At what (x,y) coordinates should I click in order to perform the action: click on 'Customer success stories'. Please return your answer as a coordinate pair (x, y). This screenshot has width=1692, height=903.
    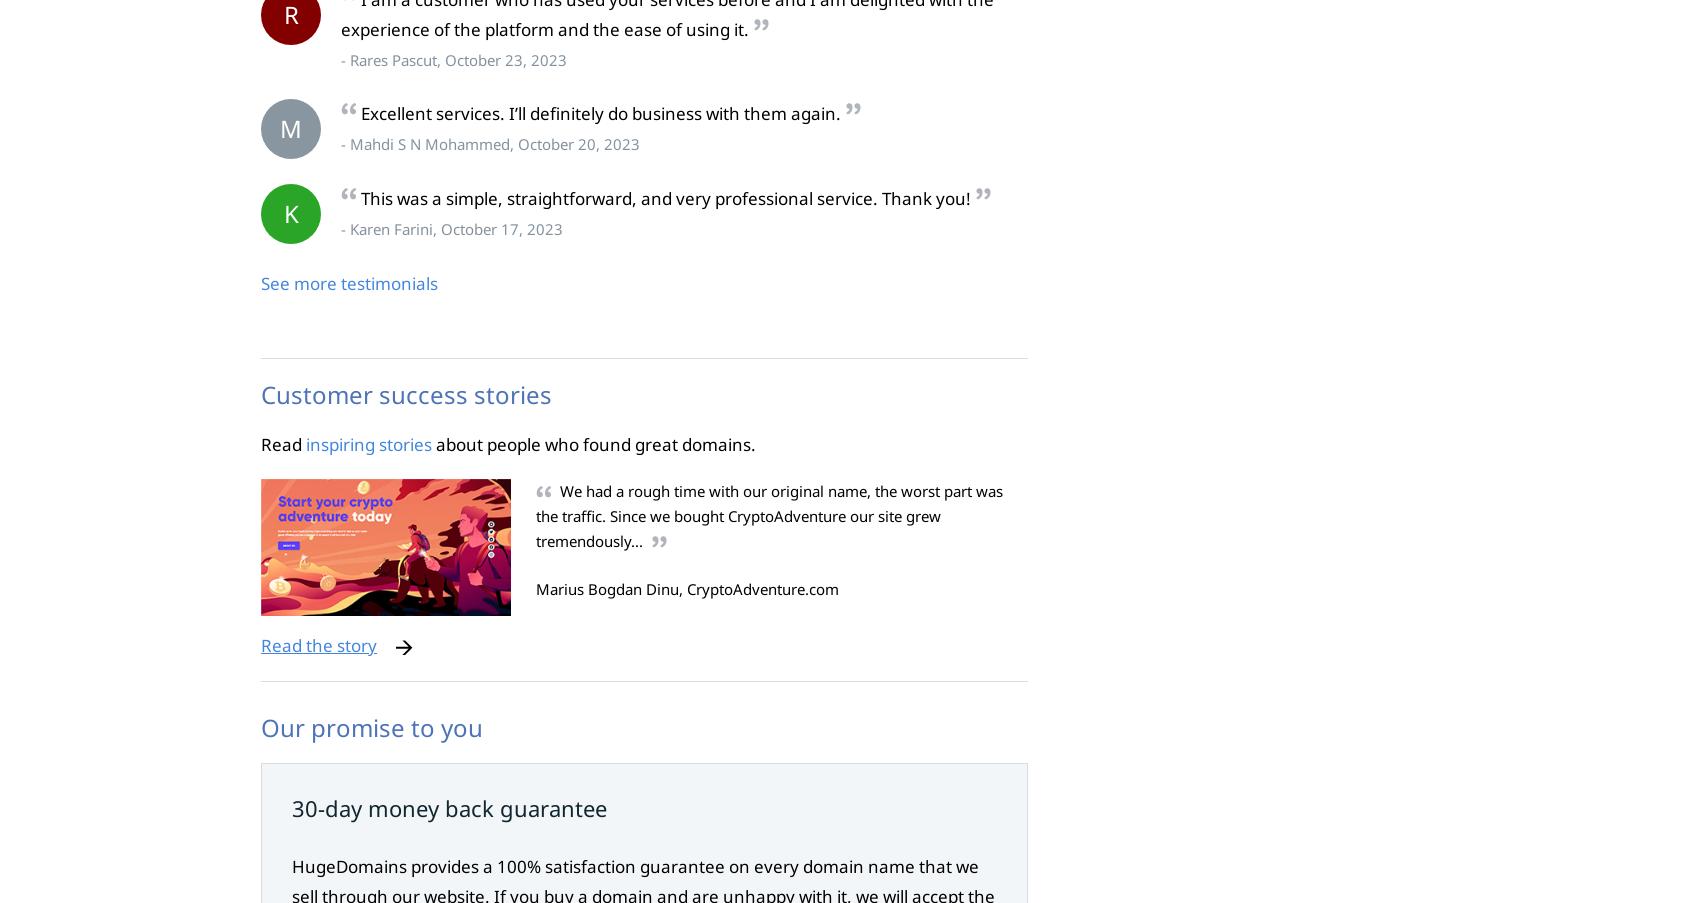
    Looking at the image, I should click on (406, 392).